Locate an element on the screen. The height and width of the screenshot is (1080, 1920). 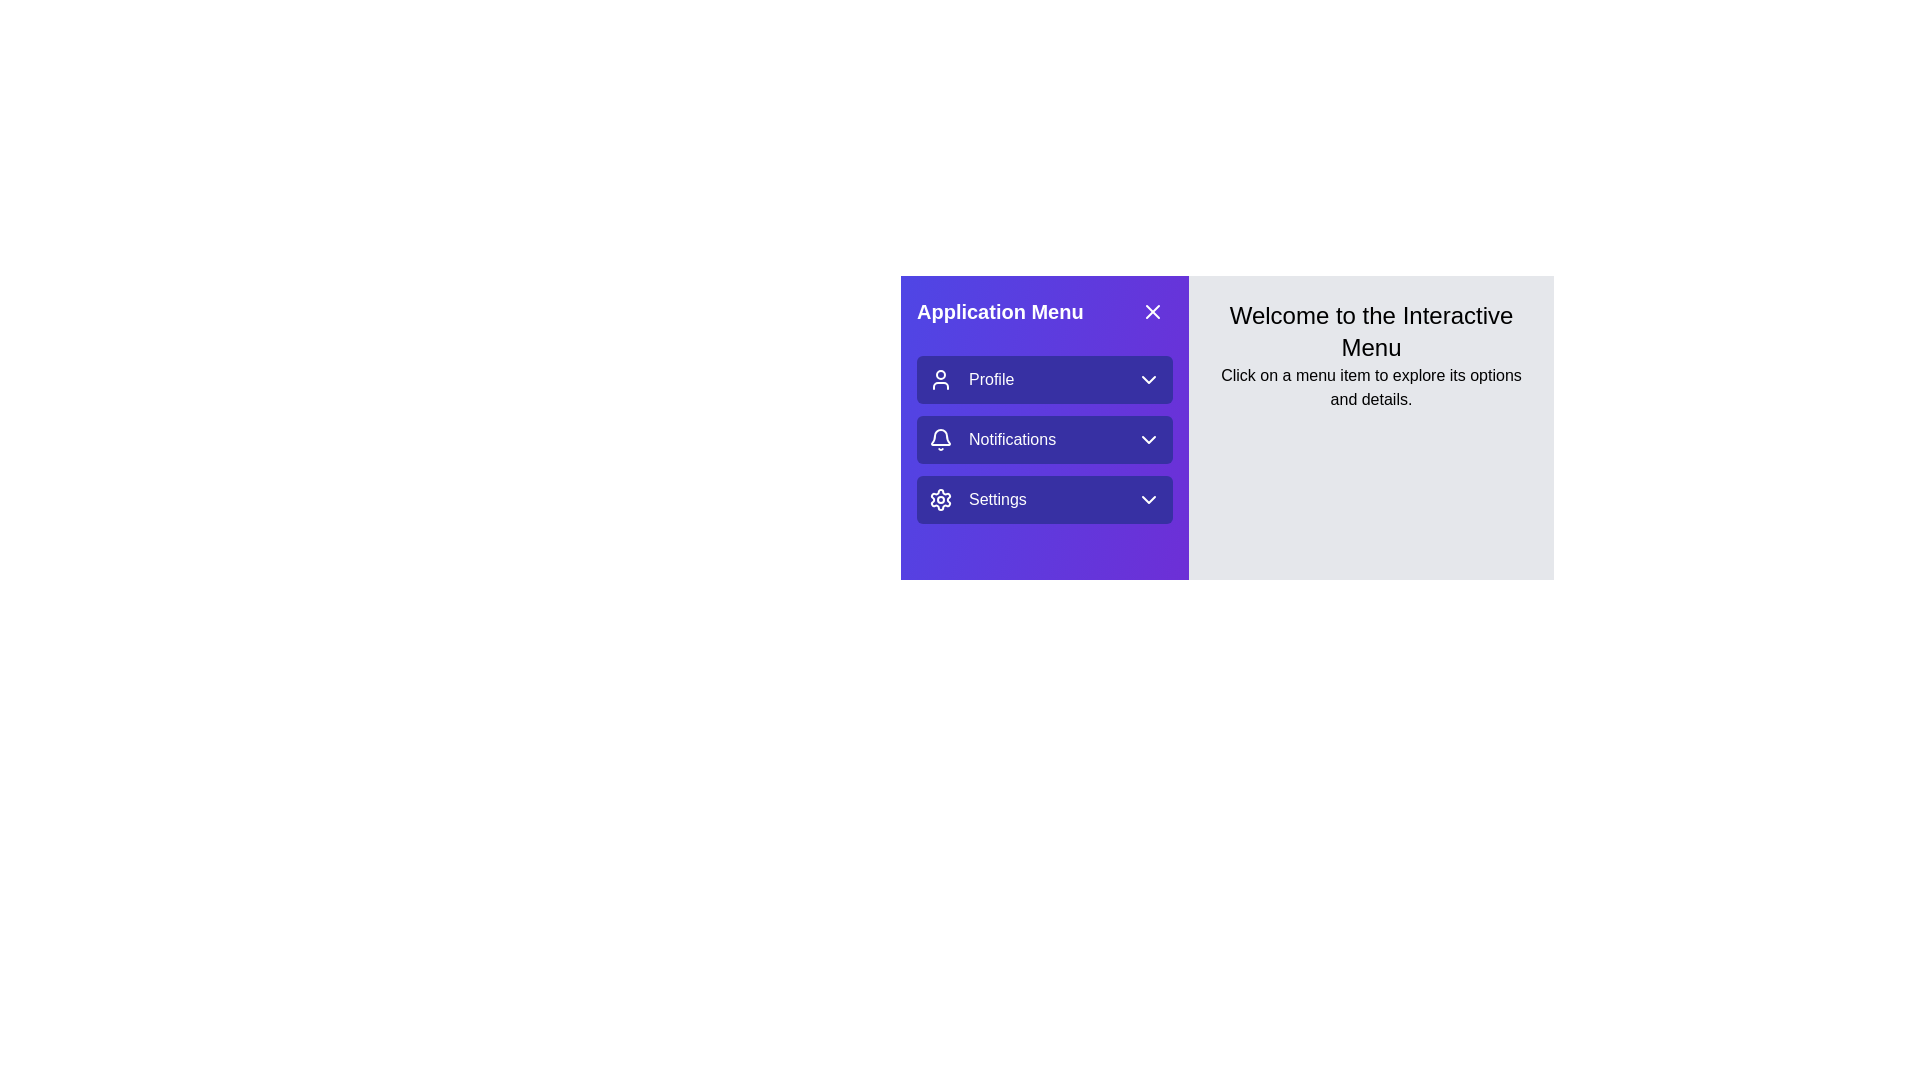
the notifications icon located to the left of the 'Notifications' text in the vertical menu layout is located at coordinates (939, 438).